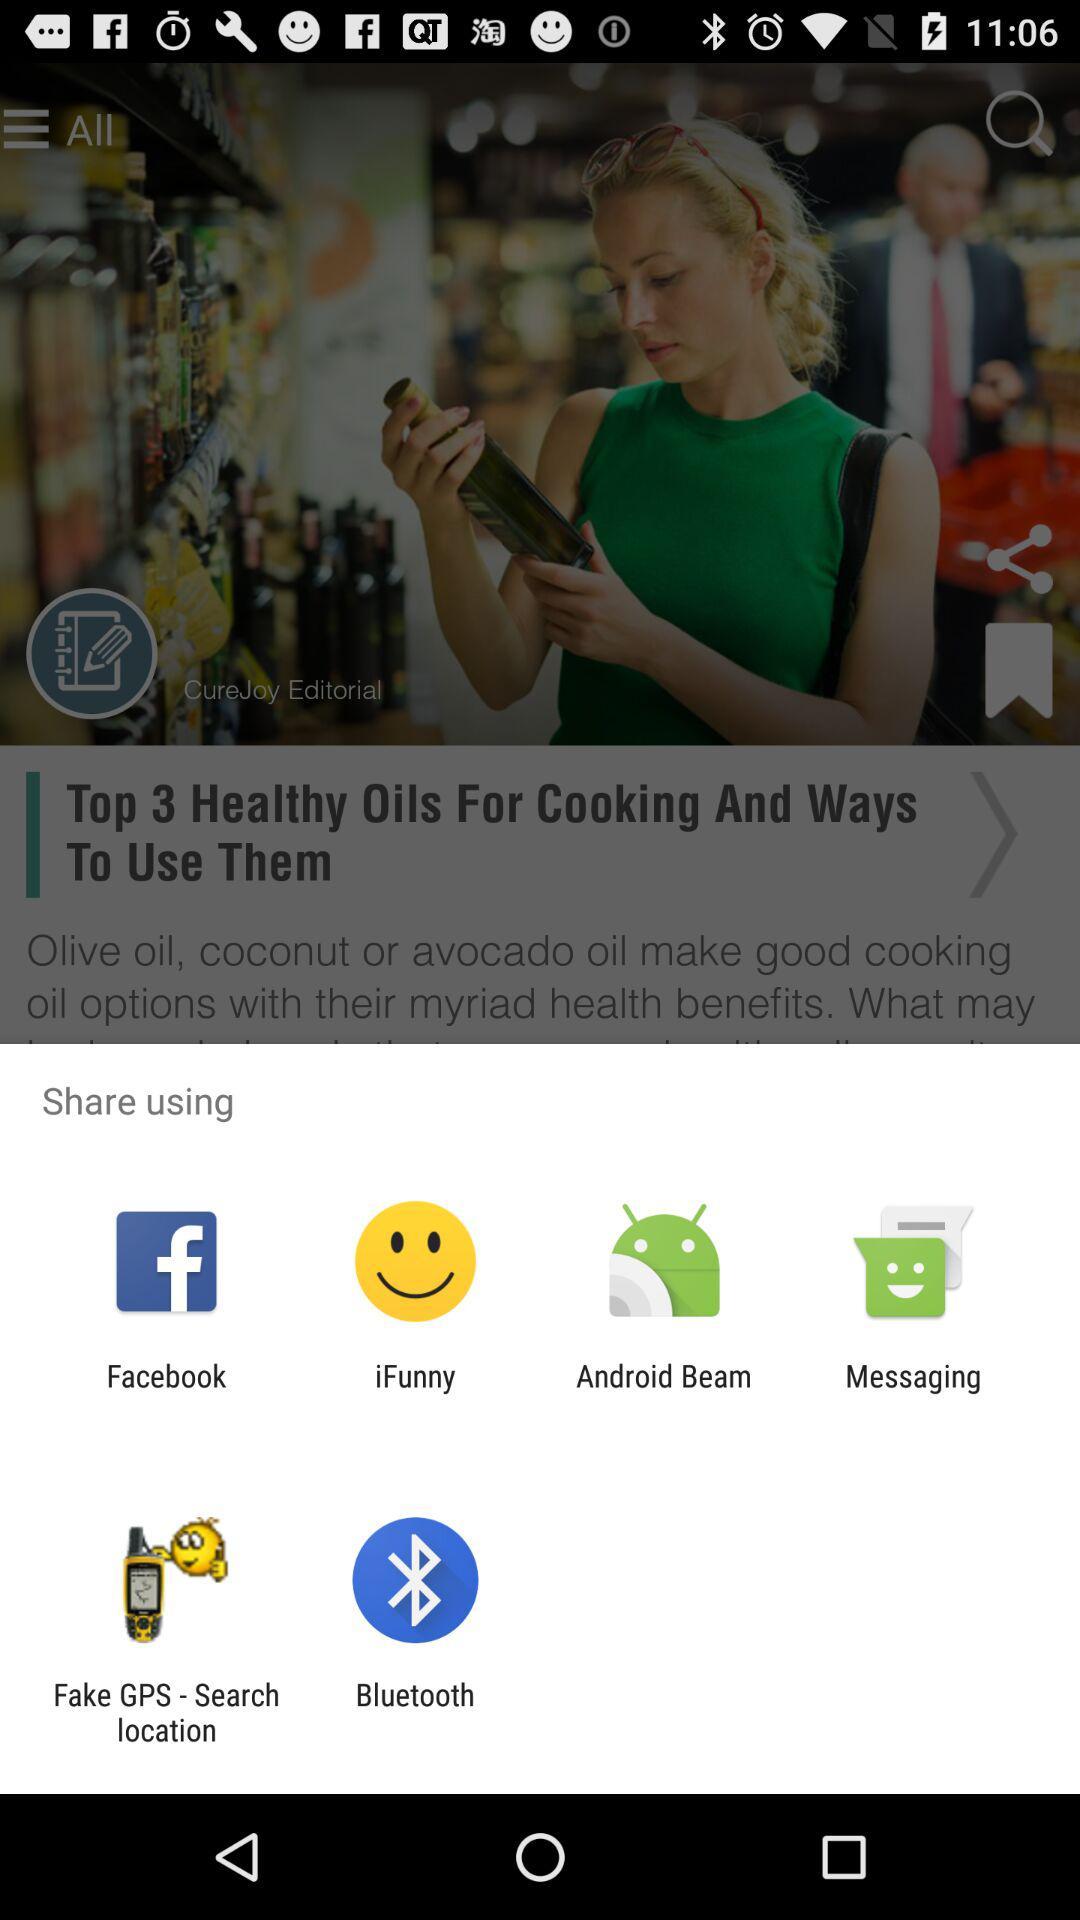 Image resolution: width=1080 pixels, height=1920 pixels. Describe the element at coordinates (664, 1392) in the screenshot. I see `app to the left of the messaging` at that location.